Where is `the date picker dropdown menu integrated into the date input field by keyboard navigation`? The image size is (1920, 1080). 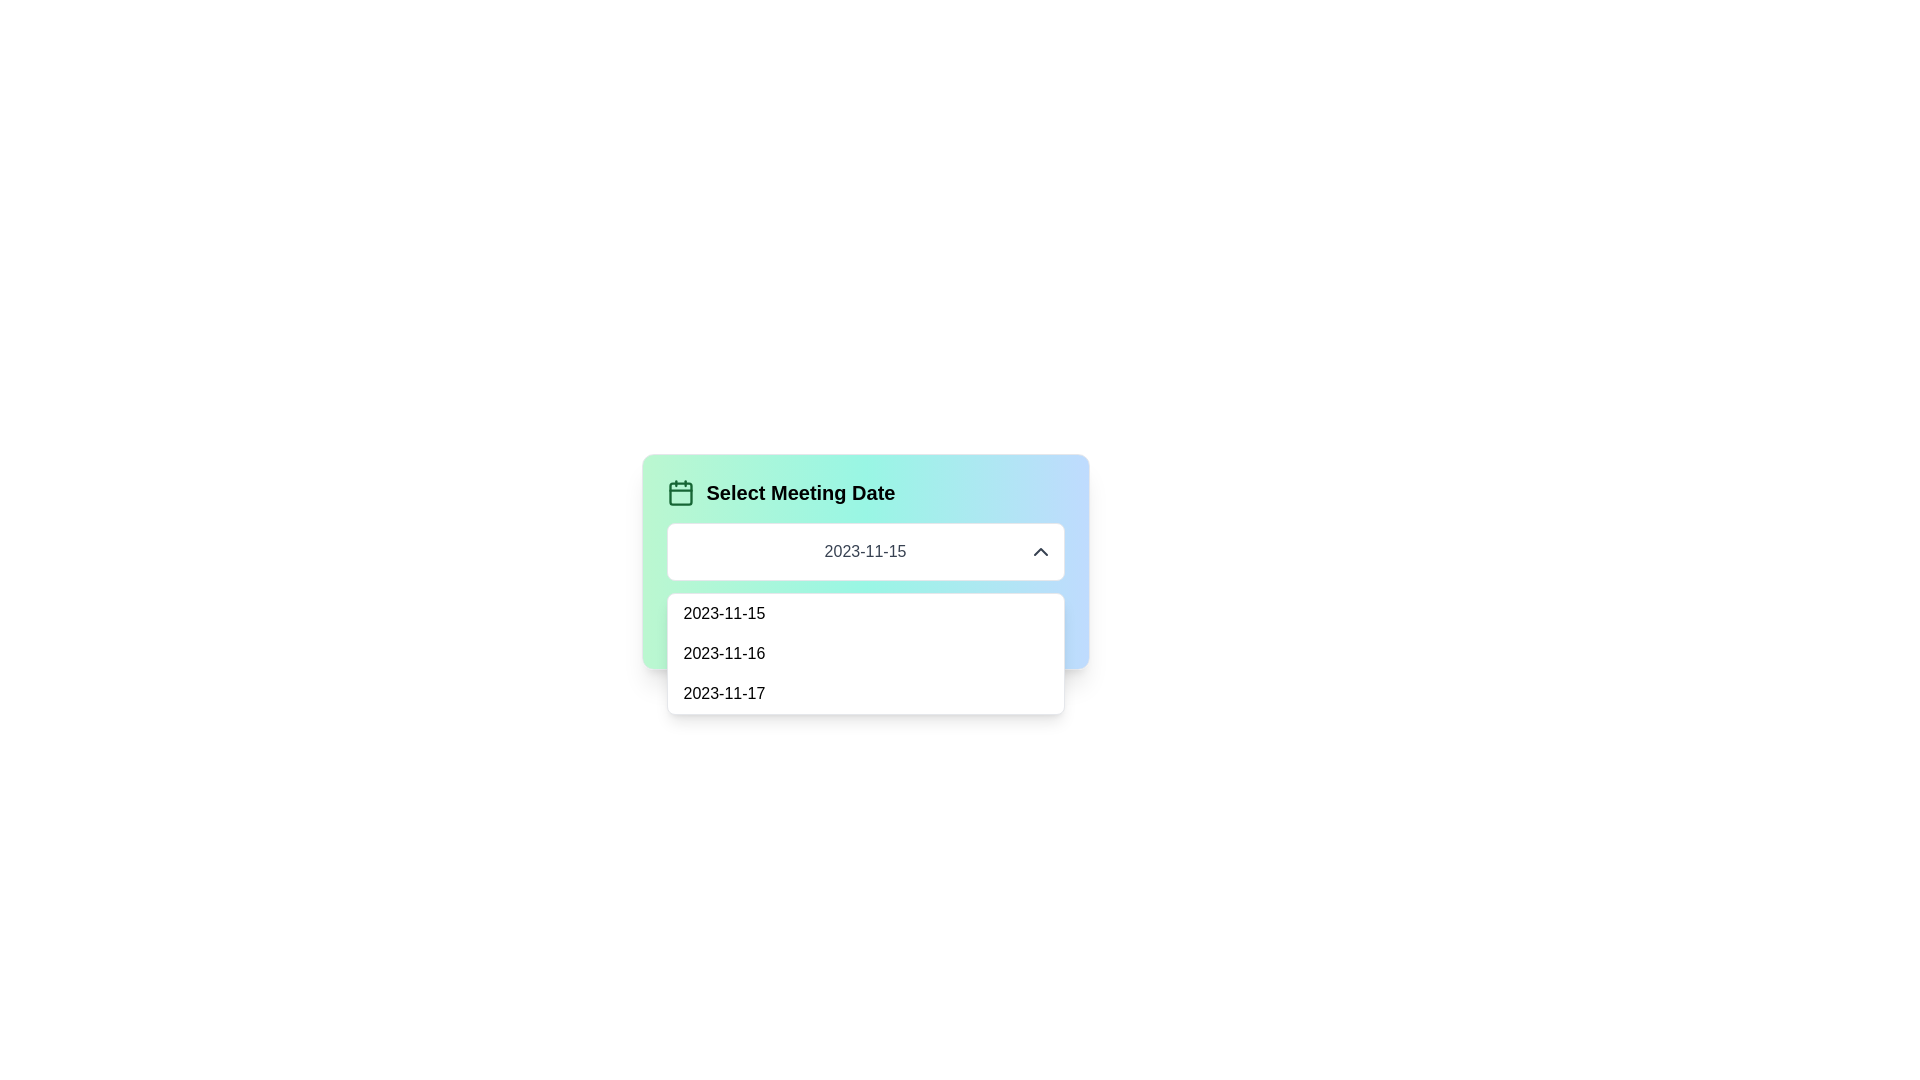
the date picker dropdown menu integrated into the date input field by keyboard navigation is located at coordinates (865, 551).